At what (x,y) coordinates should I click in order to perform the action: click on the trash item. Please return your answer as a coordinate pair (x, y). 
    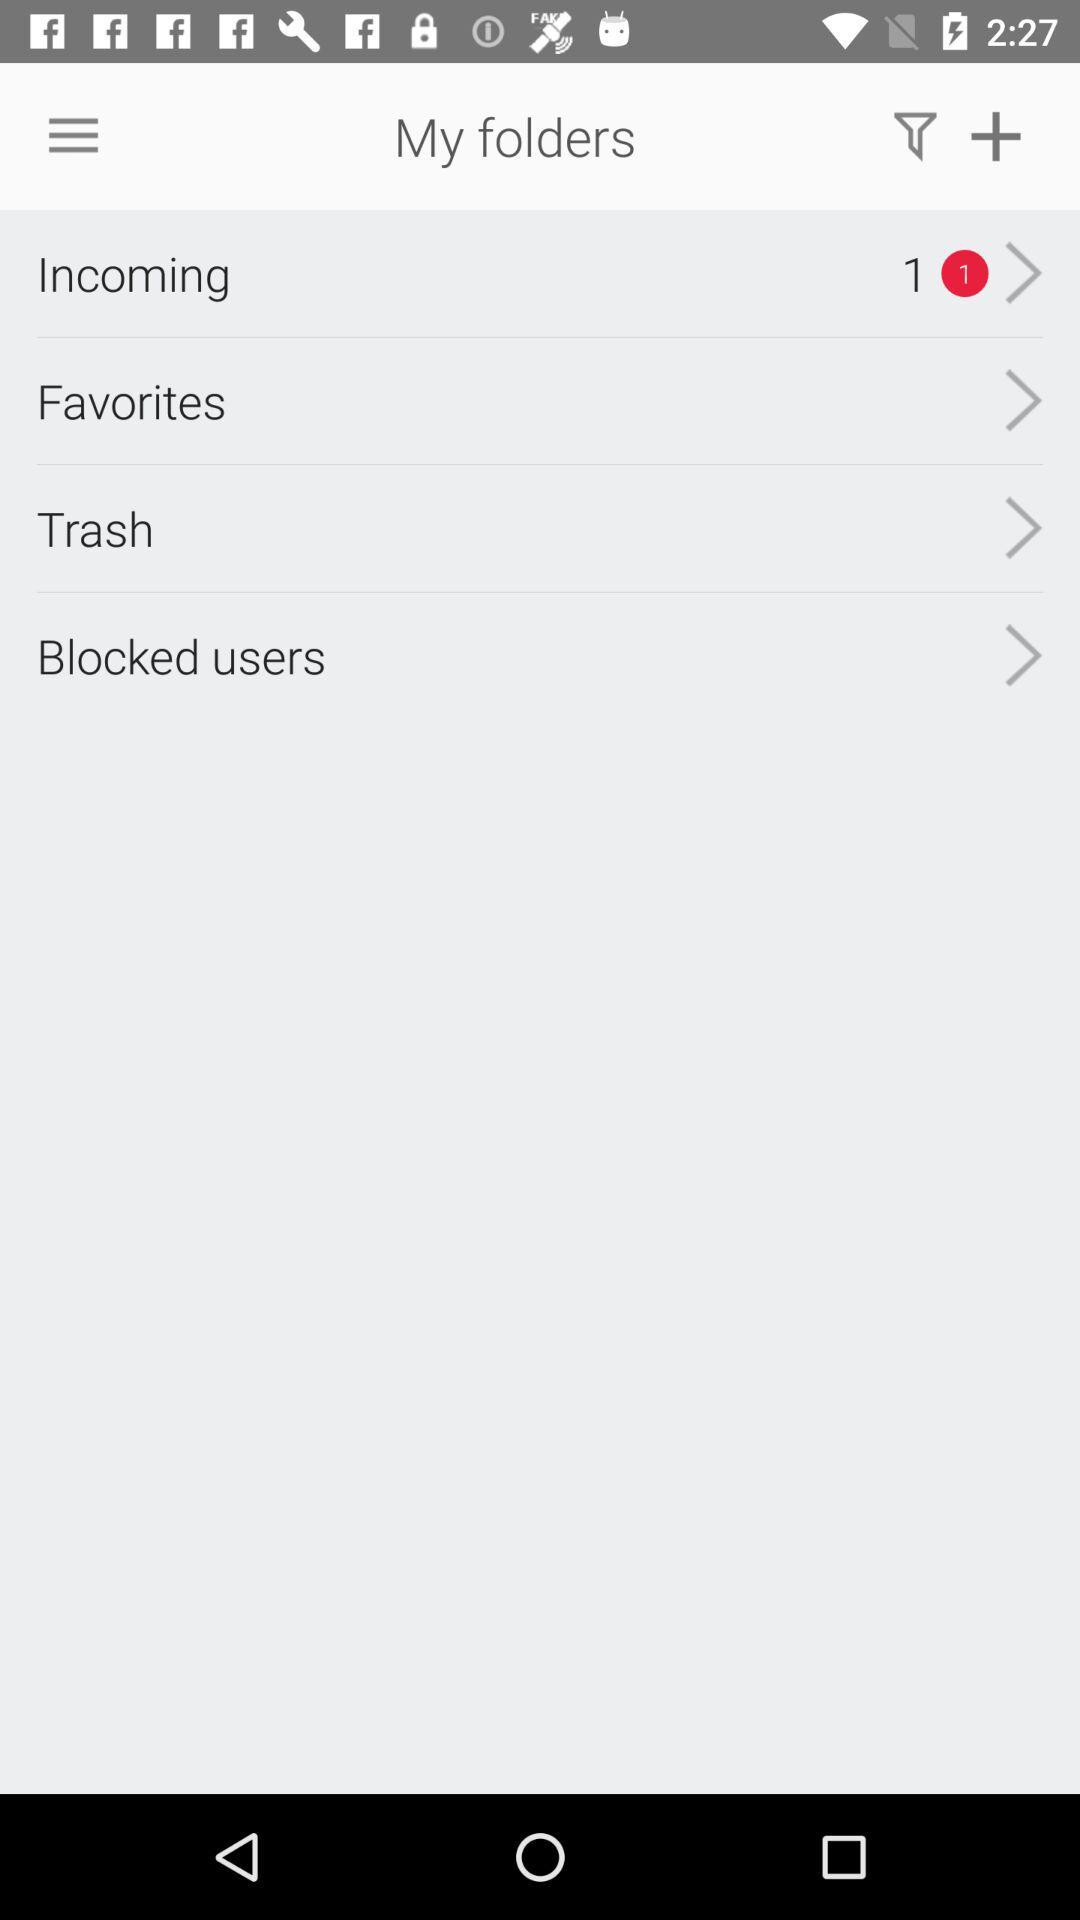
    Looking at the image, I should click on (95, 528).